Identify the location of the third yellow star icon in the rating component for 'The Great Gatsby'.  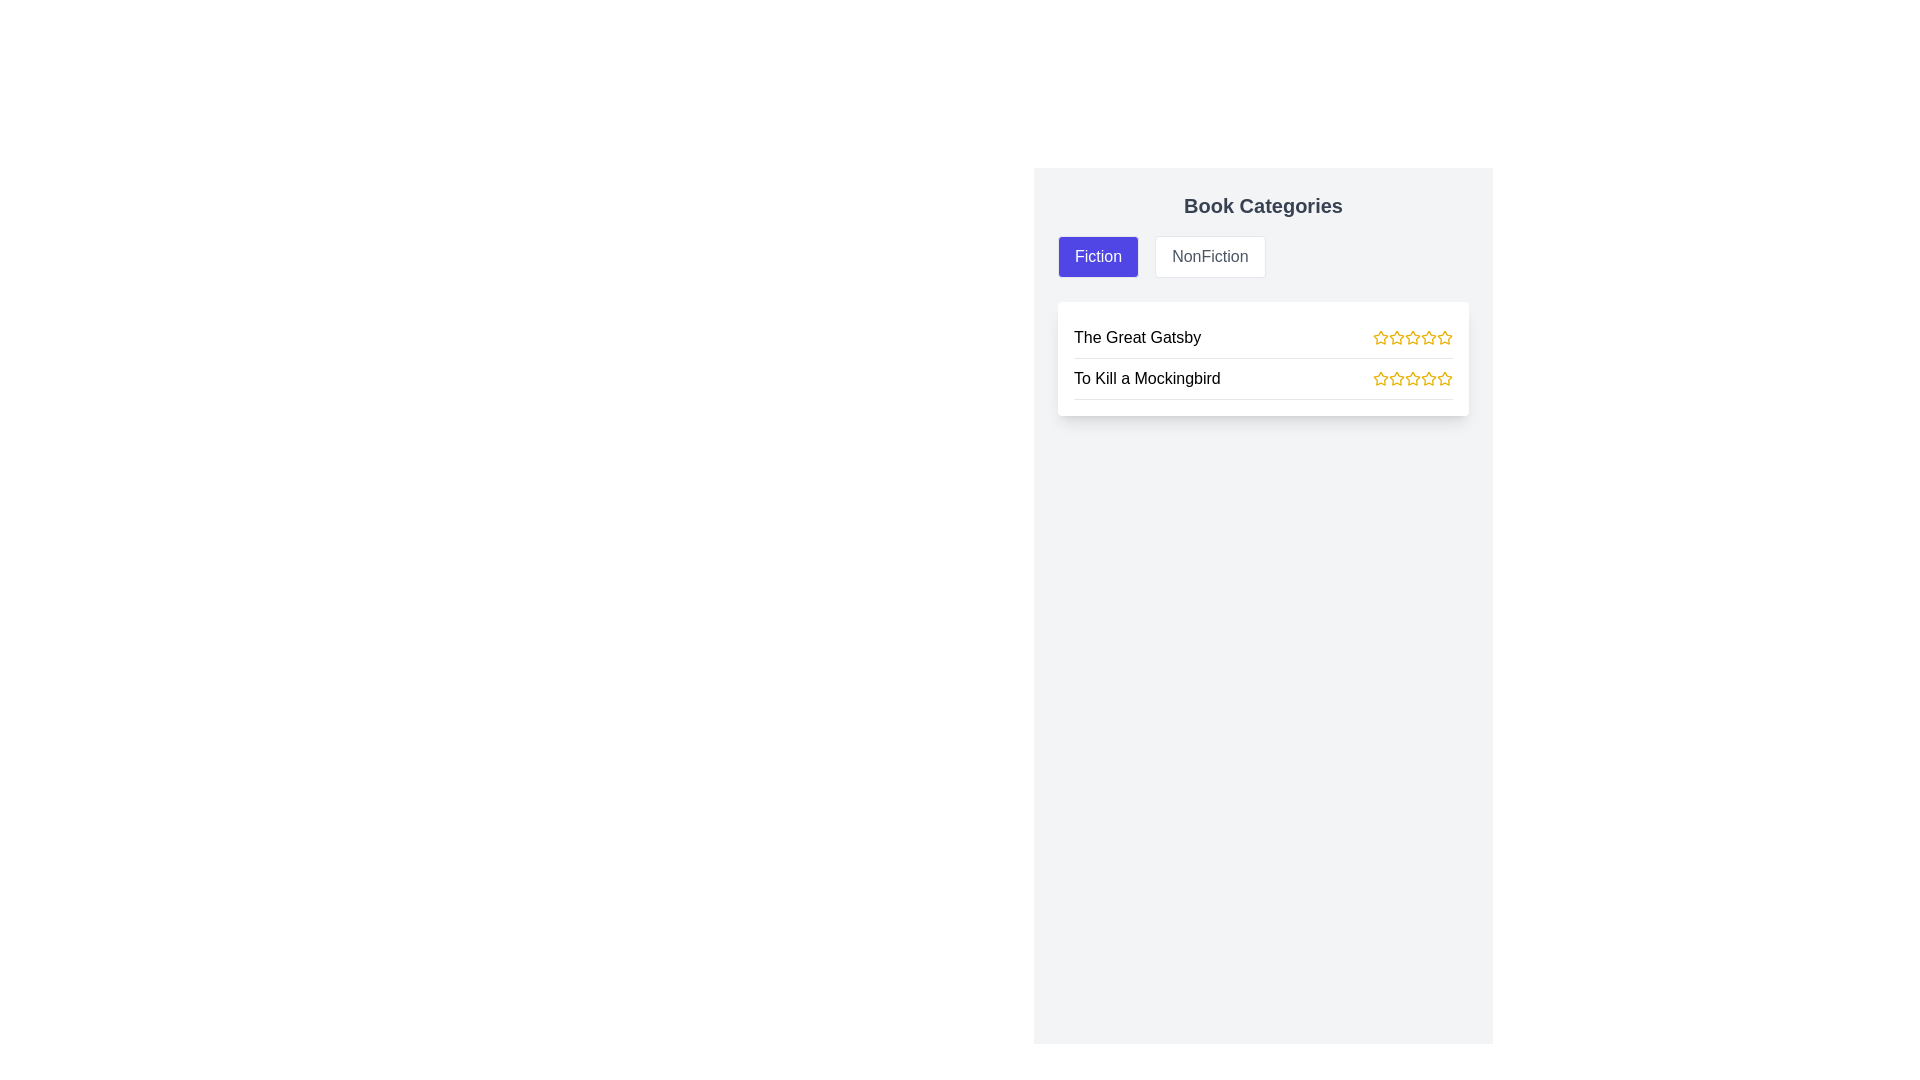
(1411, 337).